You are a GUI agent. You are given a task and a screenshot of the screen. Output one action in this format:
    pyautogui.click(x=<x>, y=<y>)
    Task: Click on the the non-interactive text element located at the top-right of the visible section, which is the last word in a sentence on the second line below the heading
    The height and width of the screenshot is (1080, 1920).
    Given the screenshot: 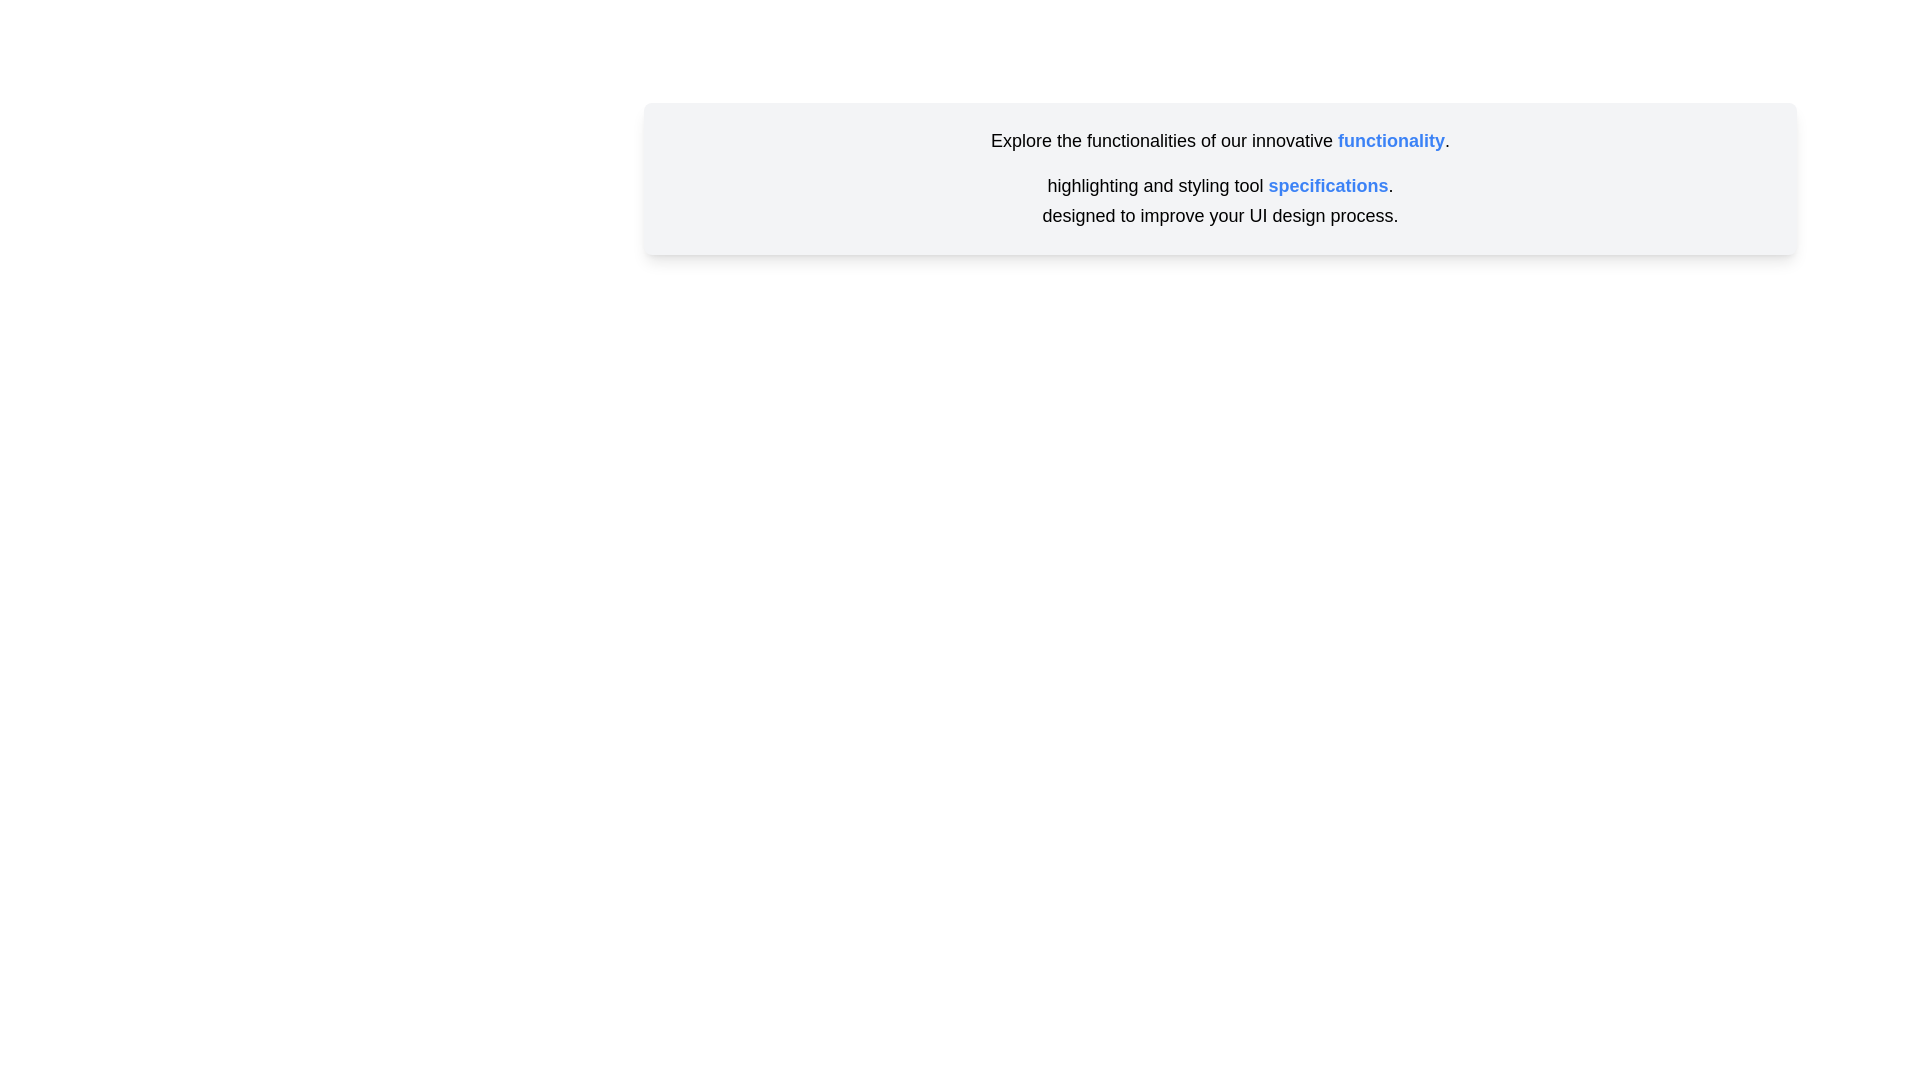 What is the action you would take?
    pyautogui.click(x=1328, y=186)
    